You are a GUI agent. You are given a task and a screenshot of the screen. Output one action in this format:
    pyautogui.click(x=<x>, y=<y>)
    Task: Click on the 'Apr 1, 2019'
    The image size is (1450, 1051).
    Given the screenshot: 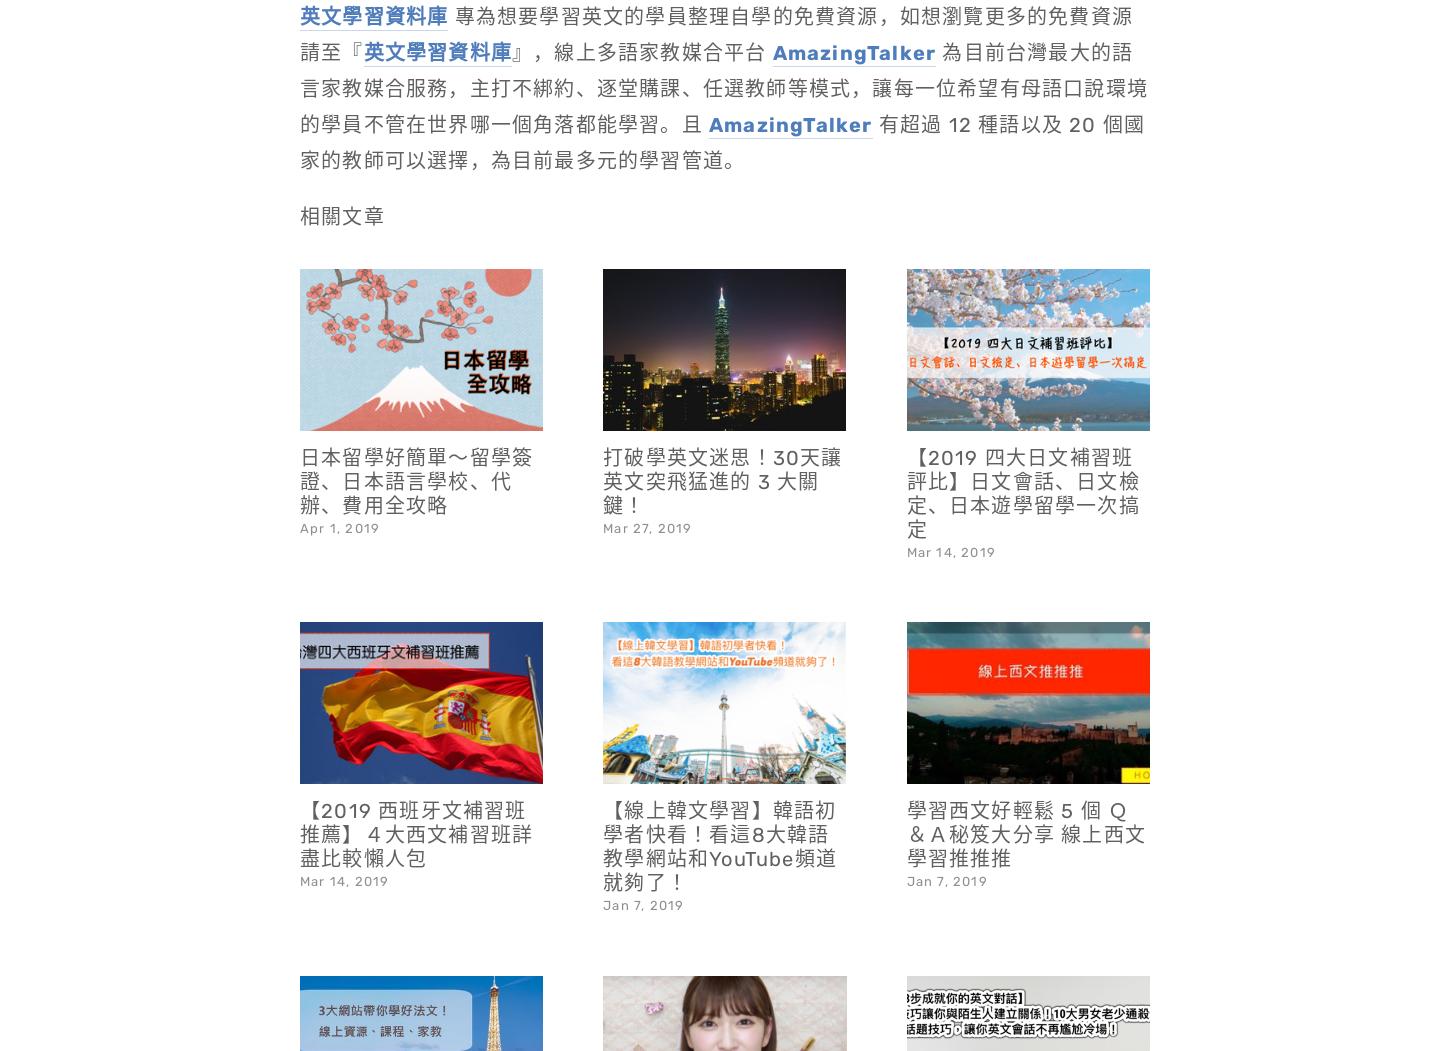 What is the action you would take?
    pyautogui.click(x=339, y=475)
    